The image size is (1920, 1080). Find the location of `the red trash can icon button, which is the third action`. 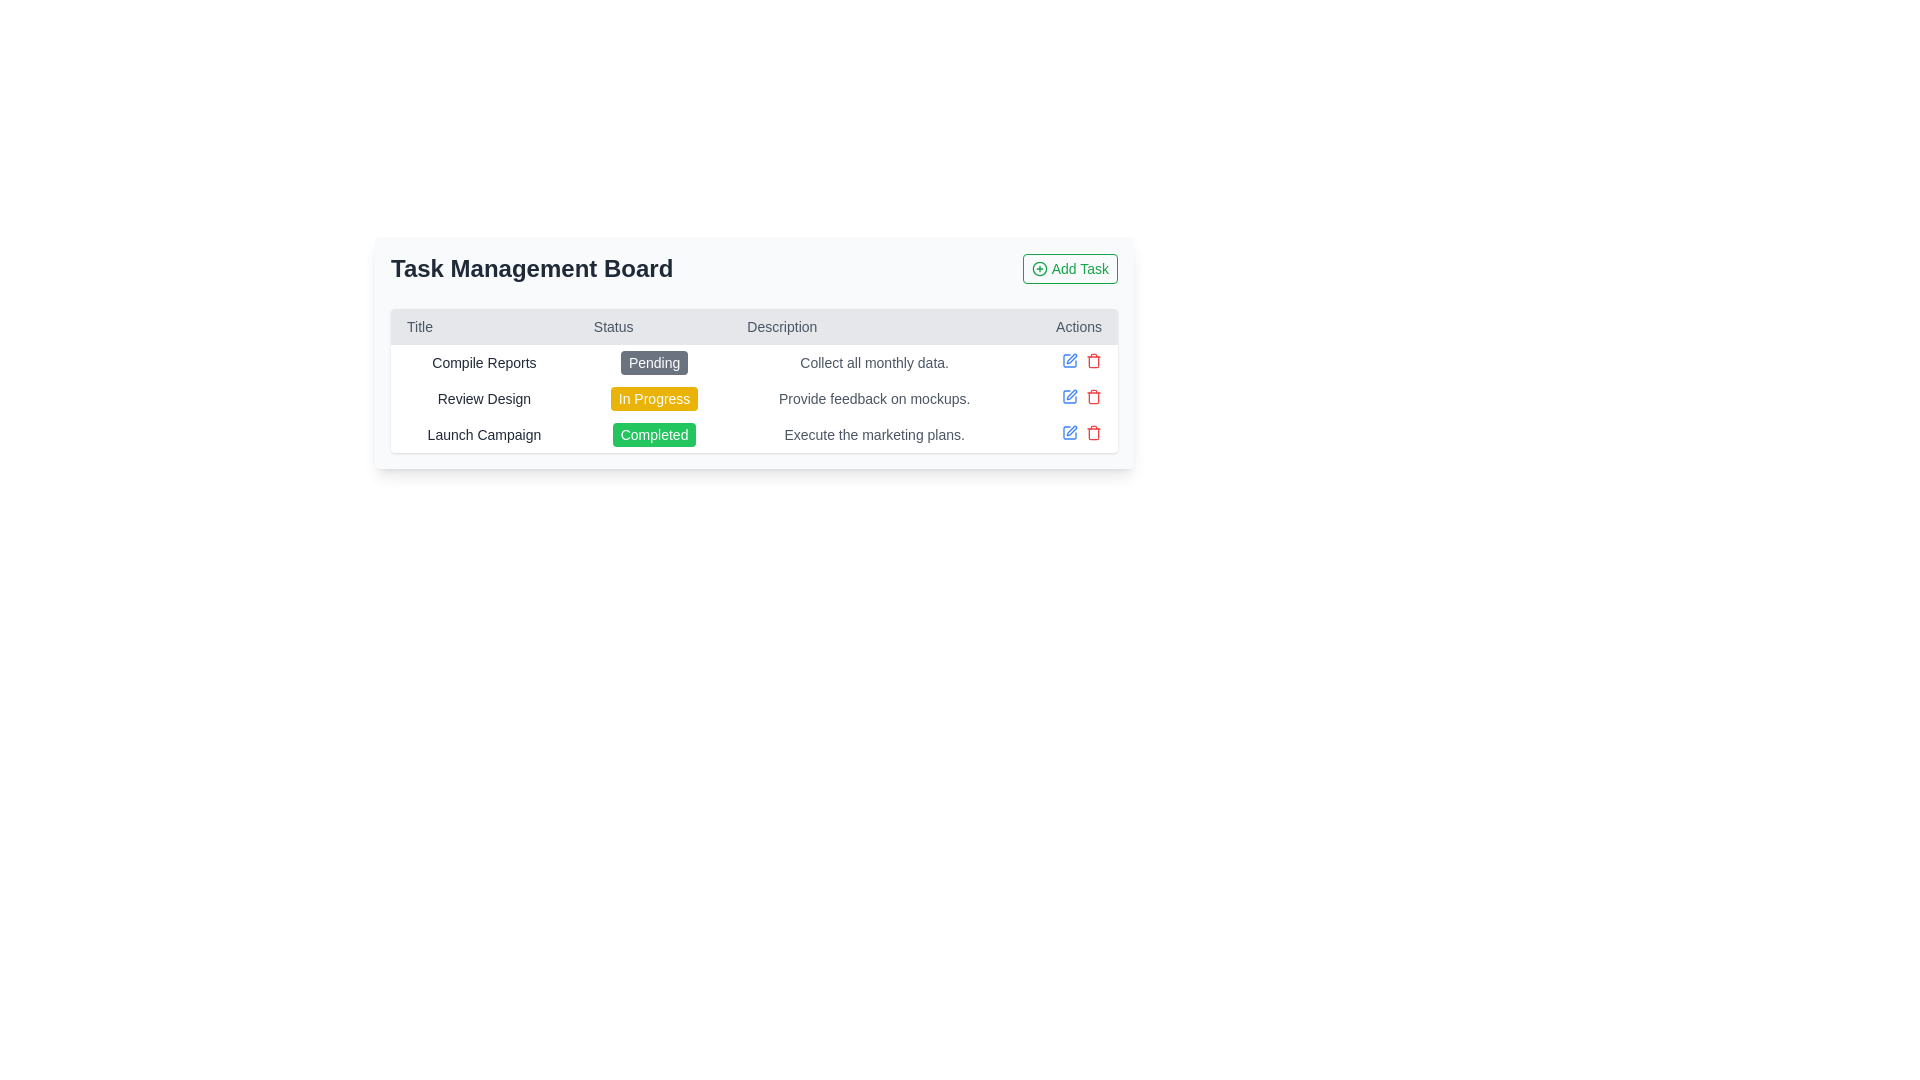

the red trash can icon button, which is the third action is located at coordinates (1093, 431).